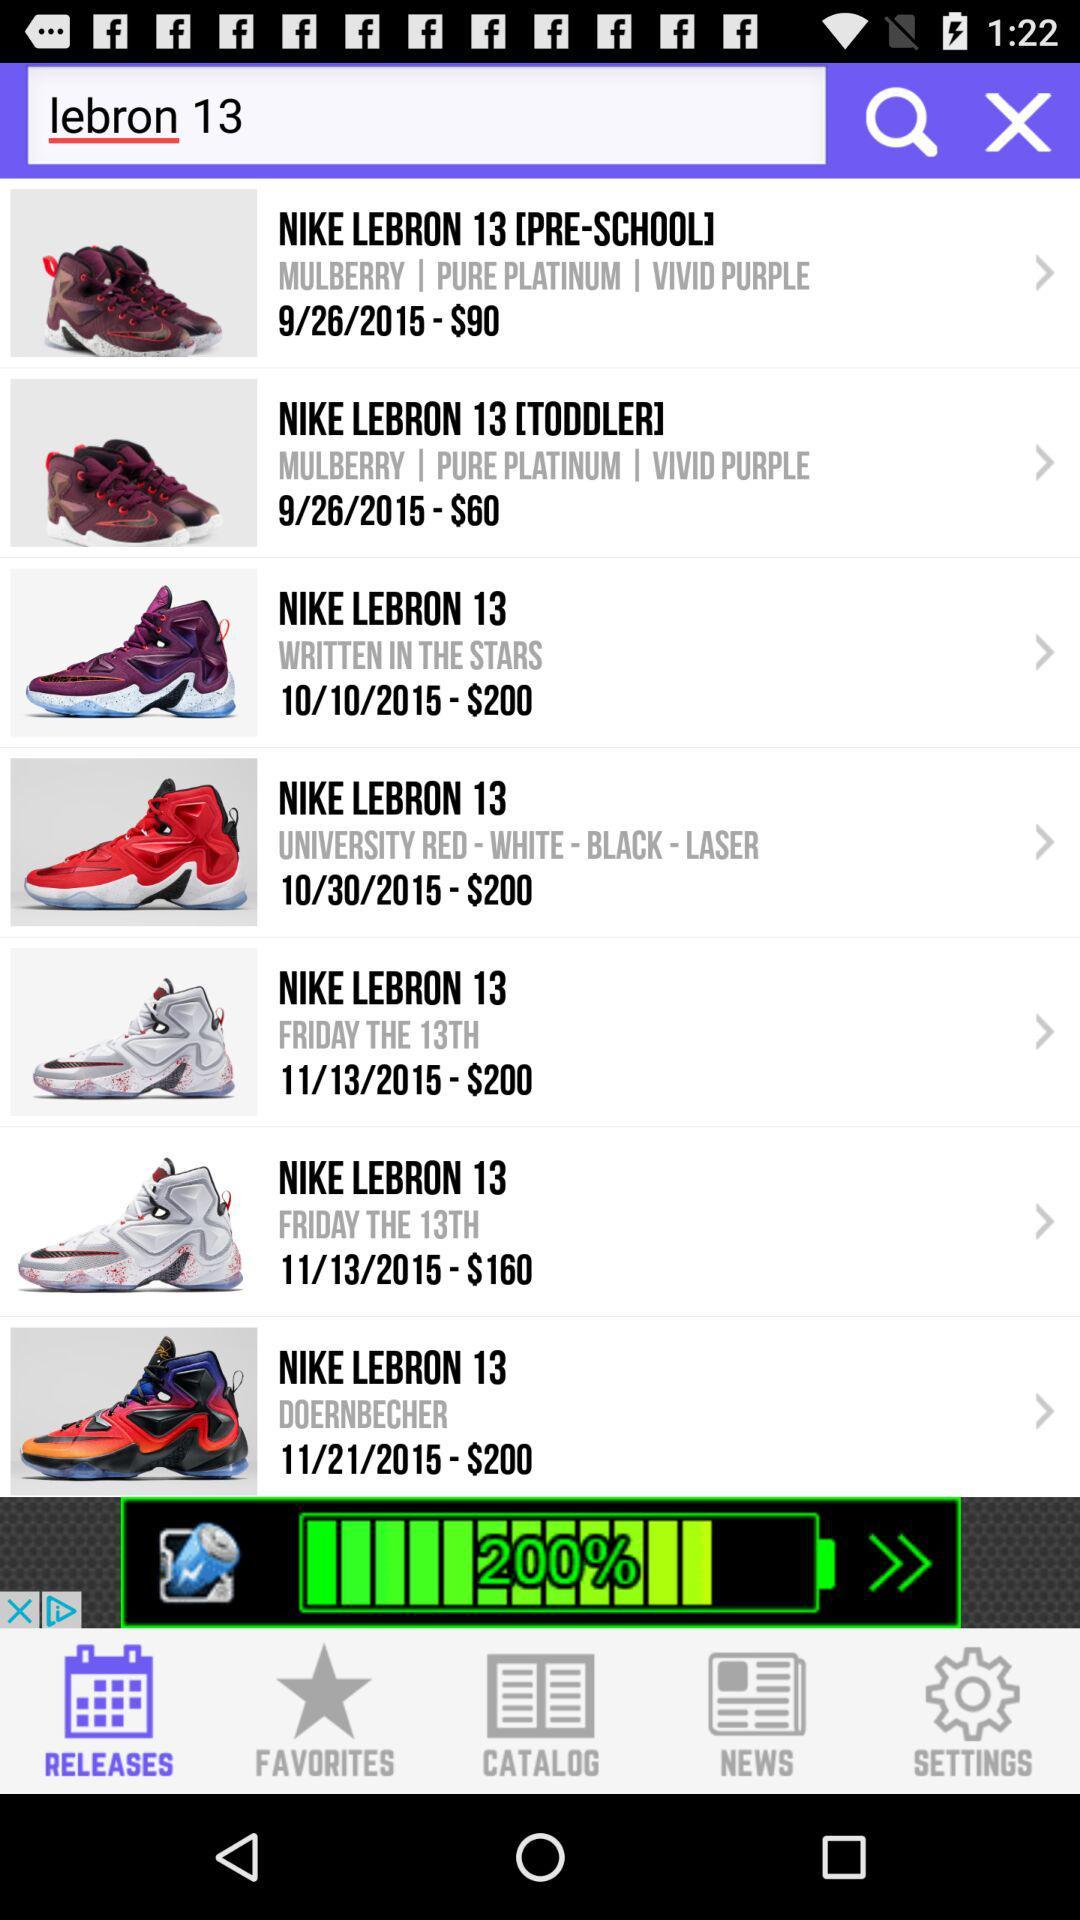 The width and height of the screenshot is (1080, 1920). Describe the element at coordinates (1018, 119) in the screenshot. I see `close/ exit` at that location.